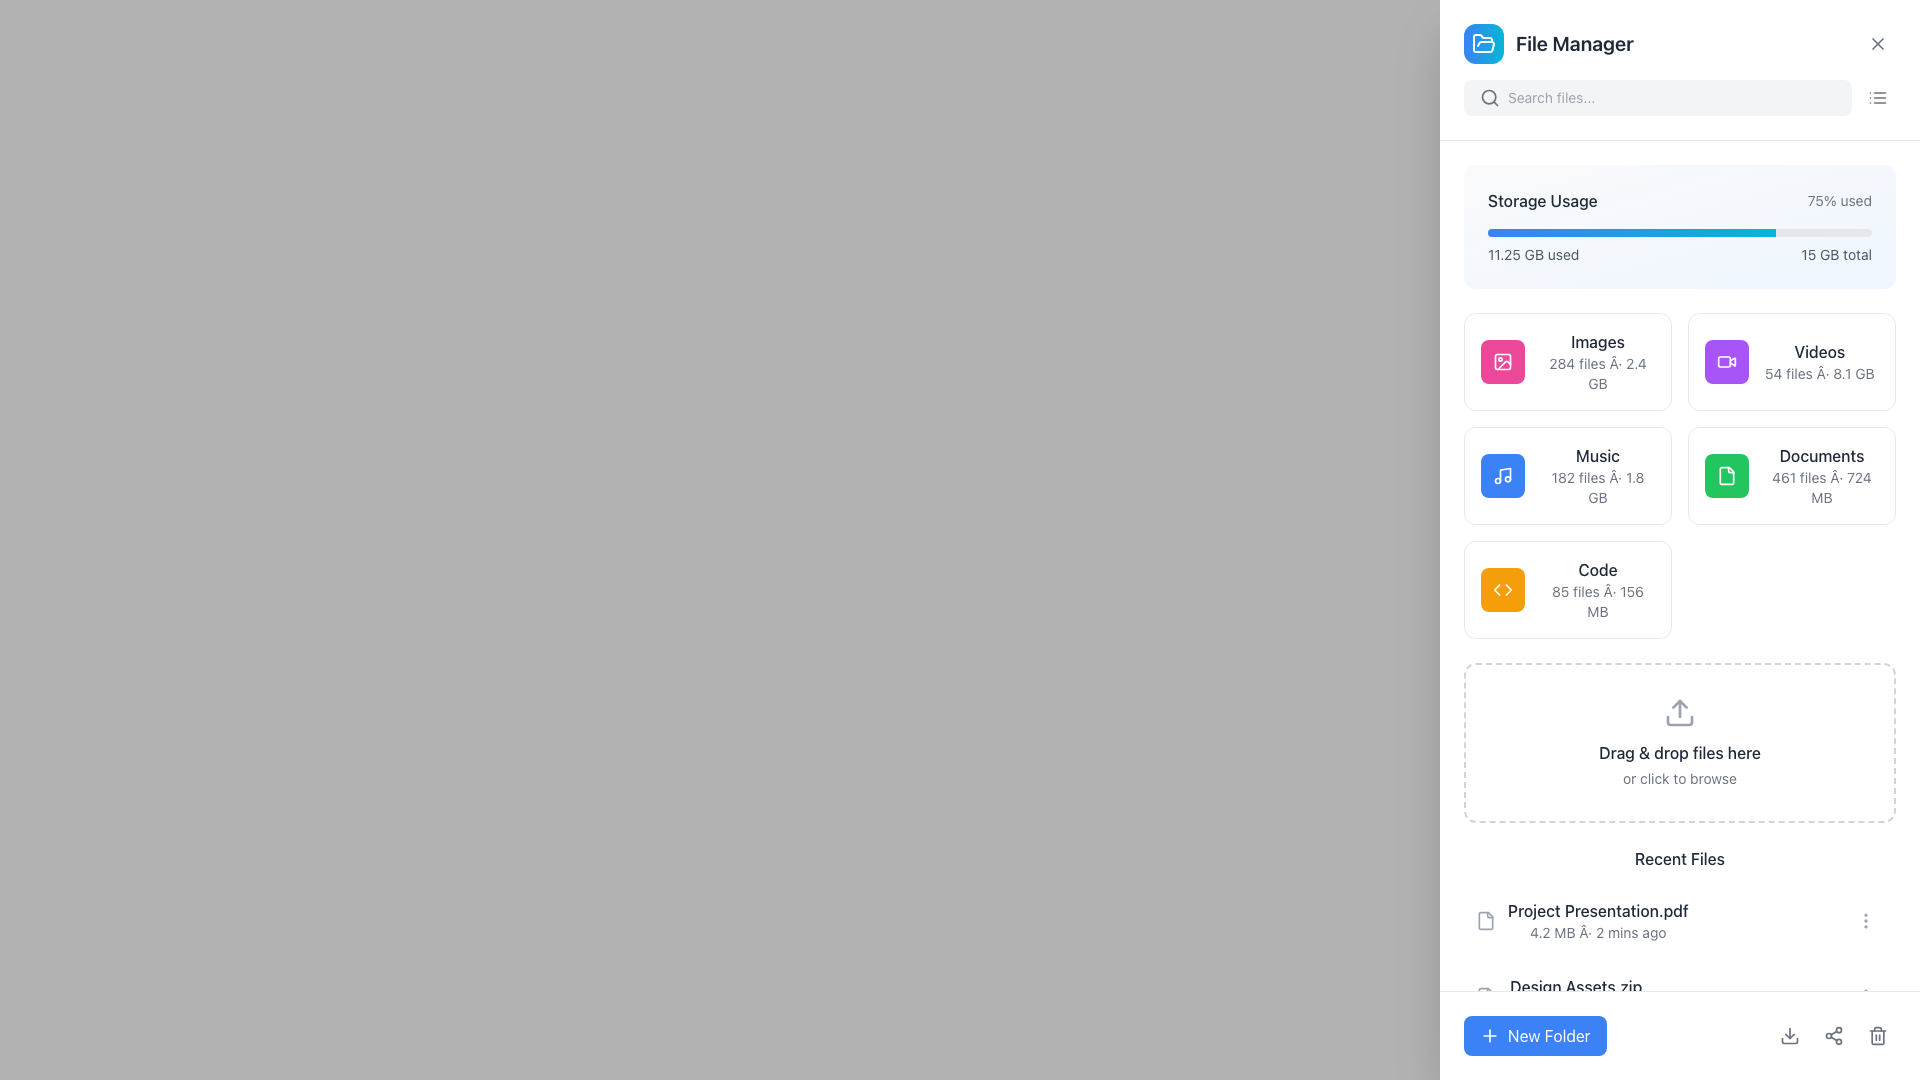  I want to click on the SVG icon representing the 'File Manager' located in the header area, adjacent to the title 'File Manager', so click(1483, 43).